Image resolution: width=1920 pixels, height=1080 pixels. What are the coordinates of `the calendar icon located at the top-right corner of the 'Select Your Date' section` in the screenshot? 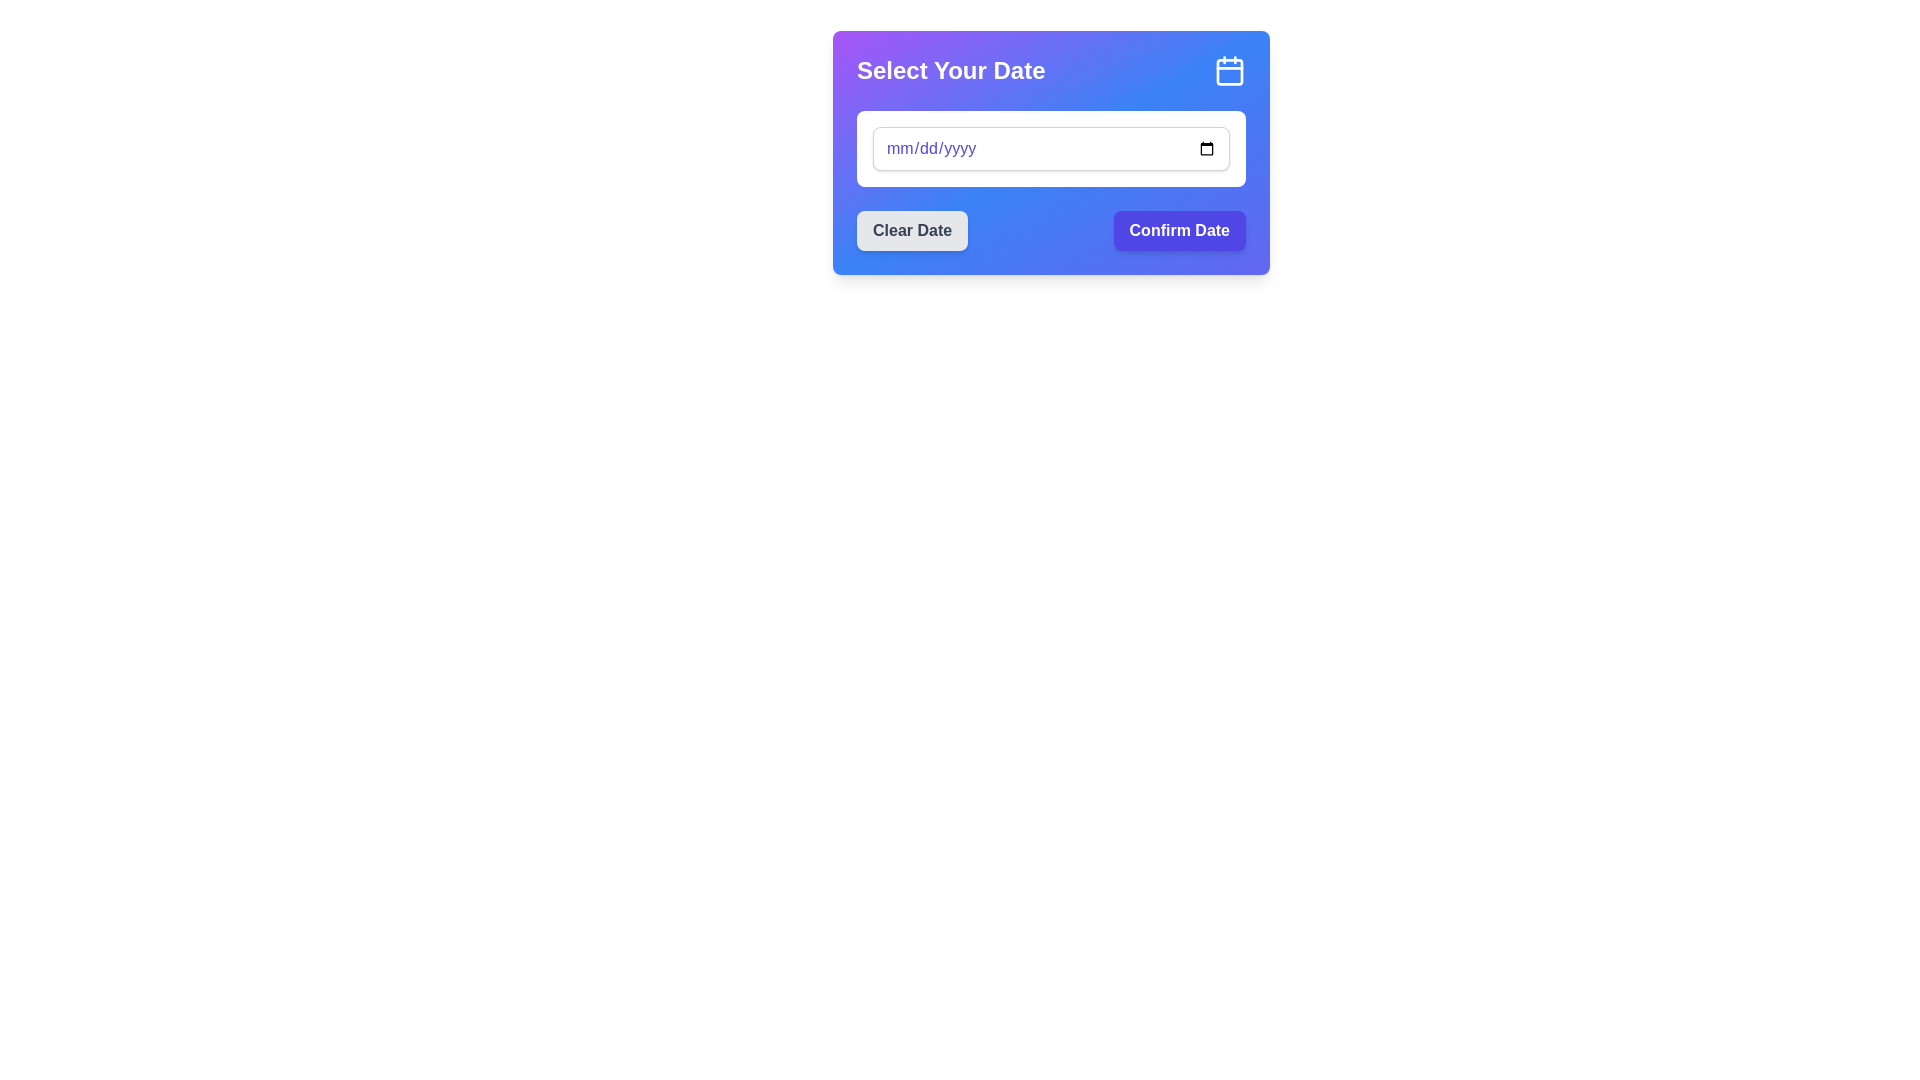 It's located at (1228, 69).